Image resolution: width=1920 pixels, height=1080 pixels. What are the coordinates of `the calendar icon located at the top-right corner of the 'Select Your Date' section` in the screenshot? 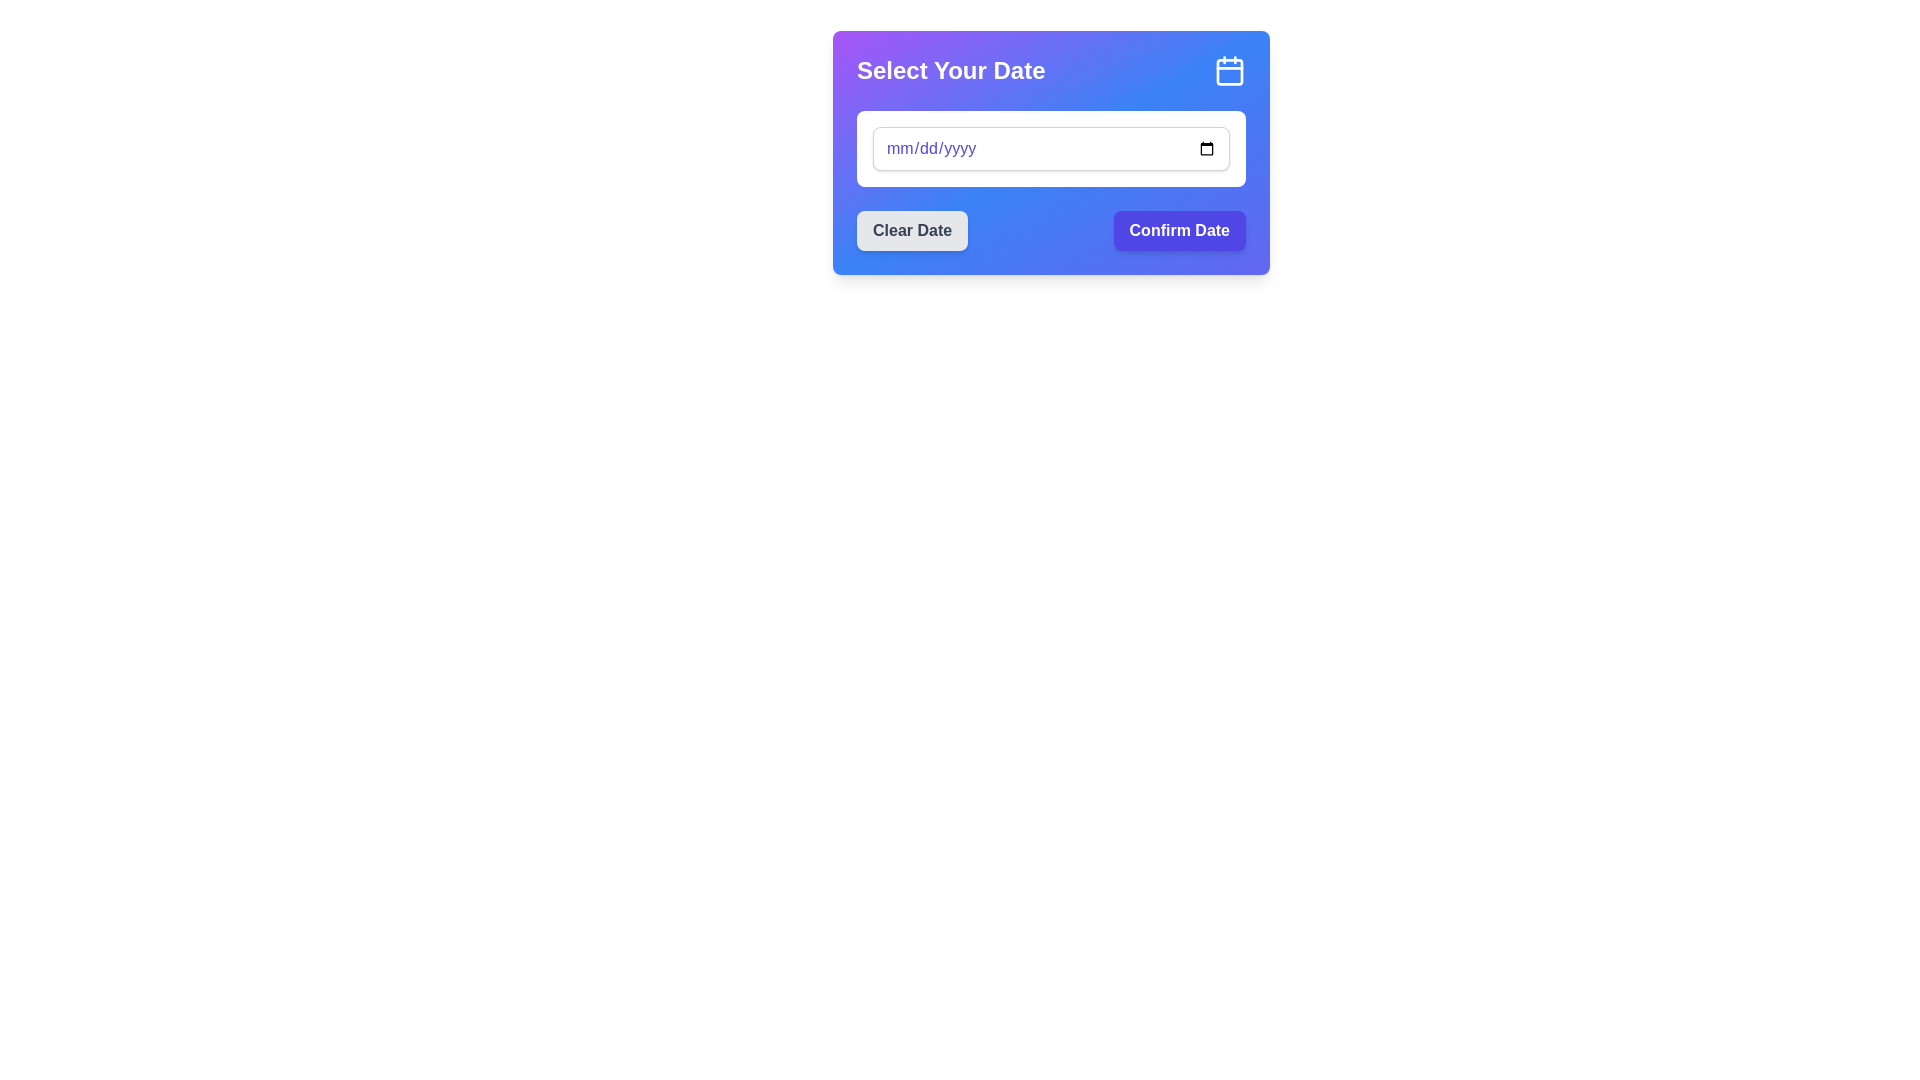 It's located at (1228, 69).